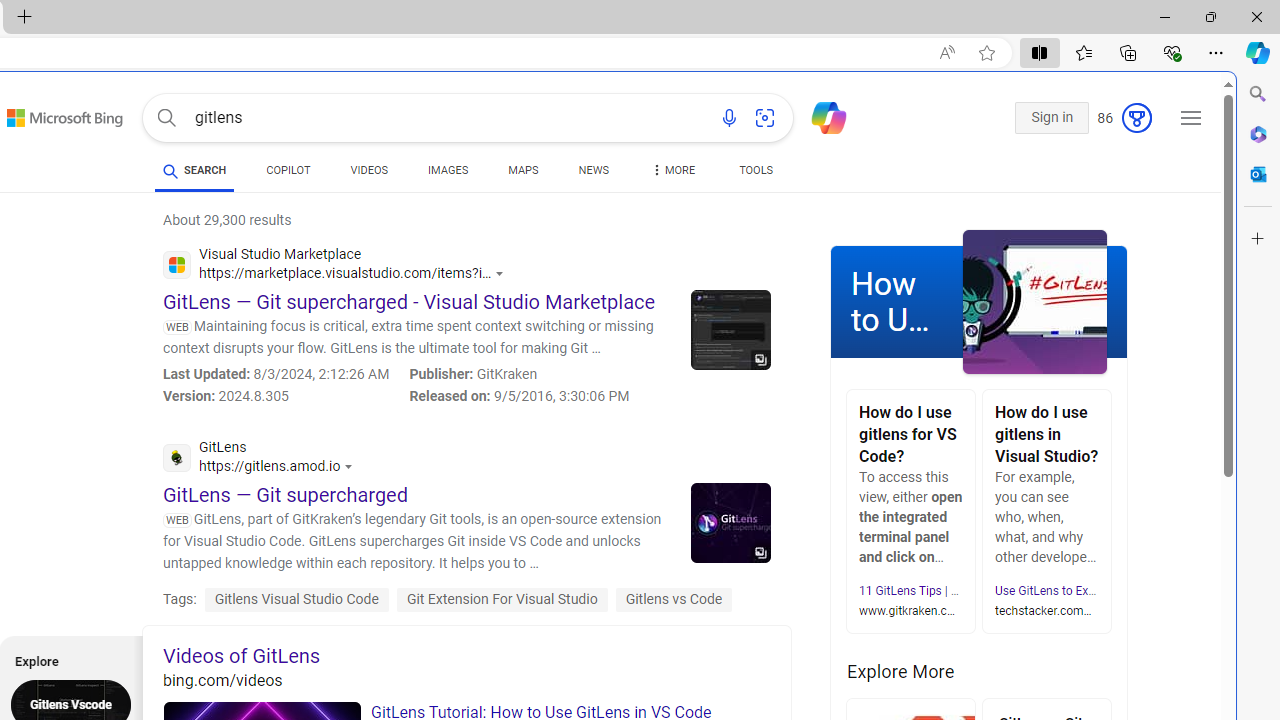  I want to click on 'NEWS', so click(592, 170).